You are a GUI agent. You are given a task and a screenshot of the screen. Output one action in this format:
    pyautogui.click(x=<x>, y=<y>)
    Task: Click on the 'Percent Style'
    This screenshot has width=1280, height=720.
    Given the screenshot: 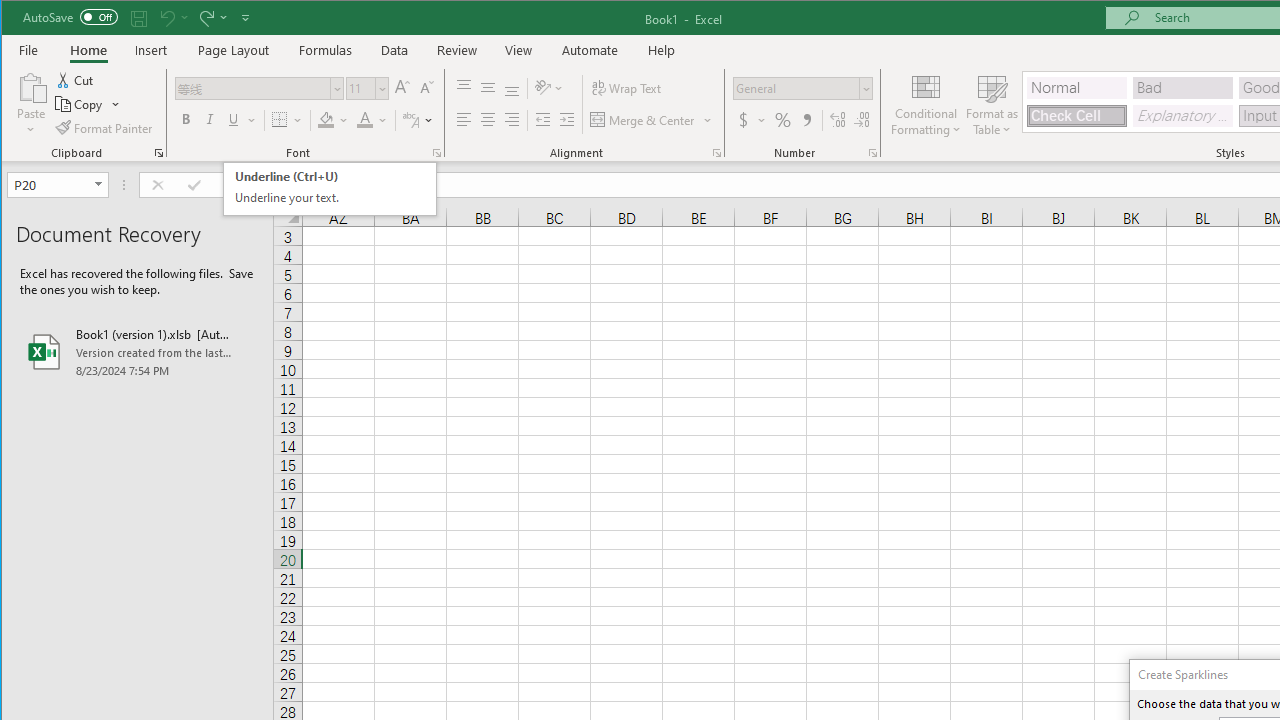 What is the action you would take?
    pyautogui.click(x=781, y=120)
    